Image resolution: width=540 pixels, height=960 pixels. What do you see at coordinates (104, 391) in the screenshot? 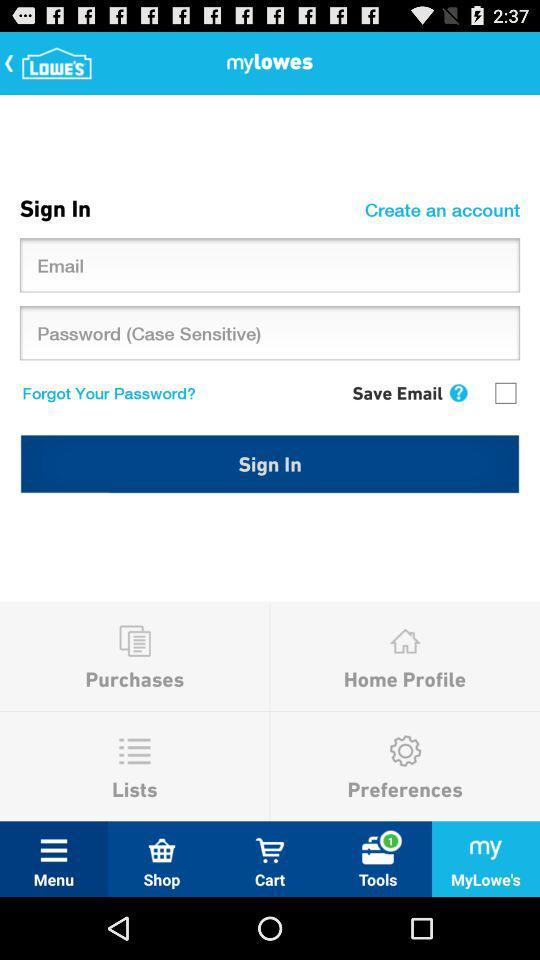
I see `item to the left of the save email` at bounding box center [104, 391].